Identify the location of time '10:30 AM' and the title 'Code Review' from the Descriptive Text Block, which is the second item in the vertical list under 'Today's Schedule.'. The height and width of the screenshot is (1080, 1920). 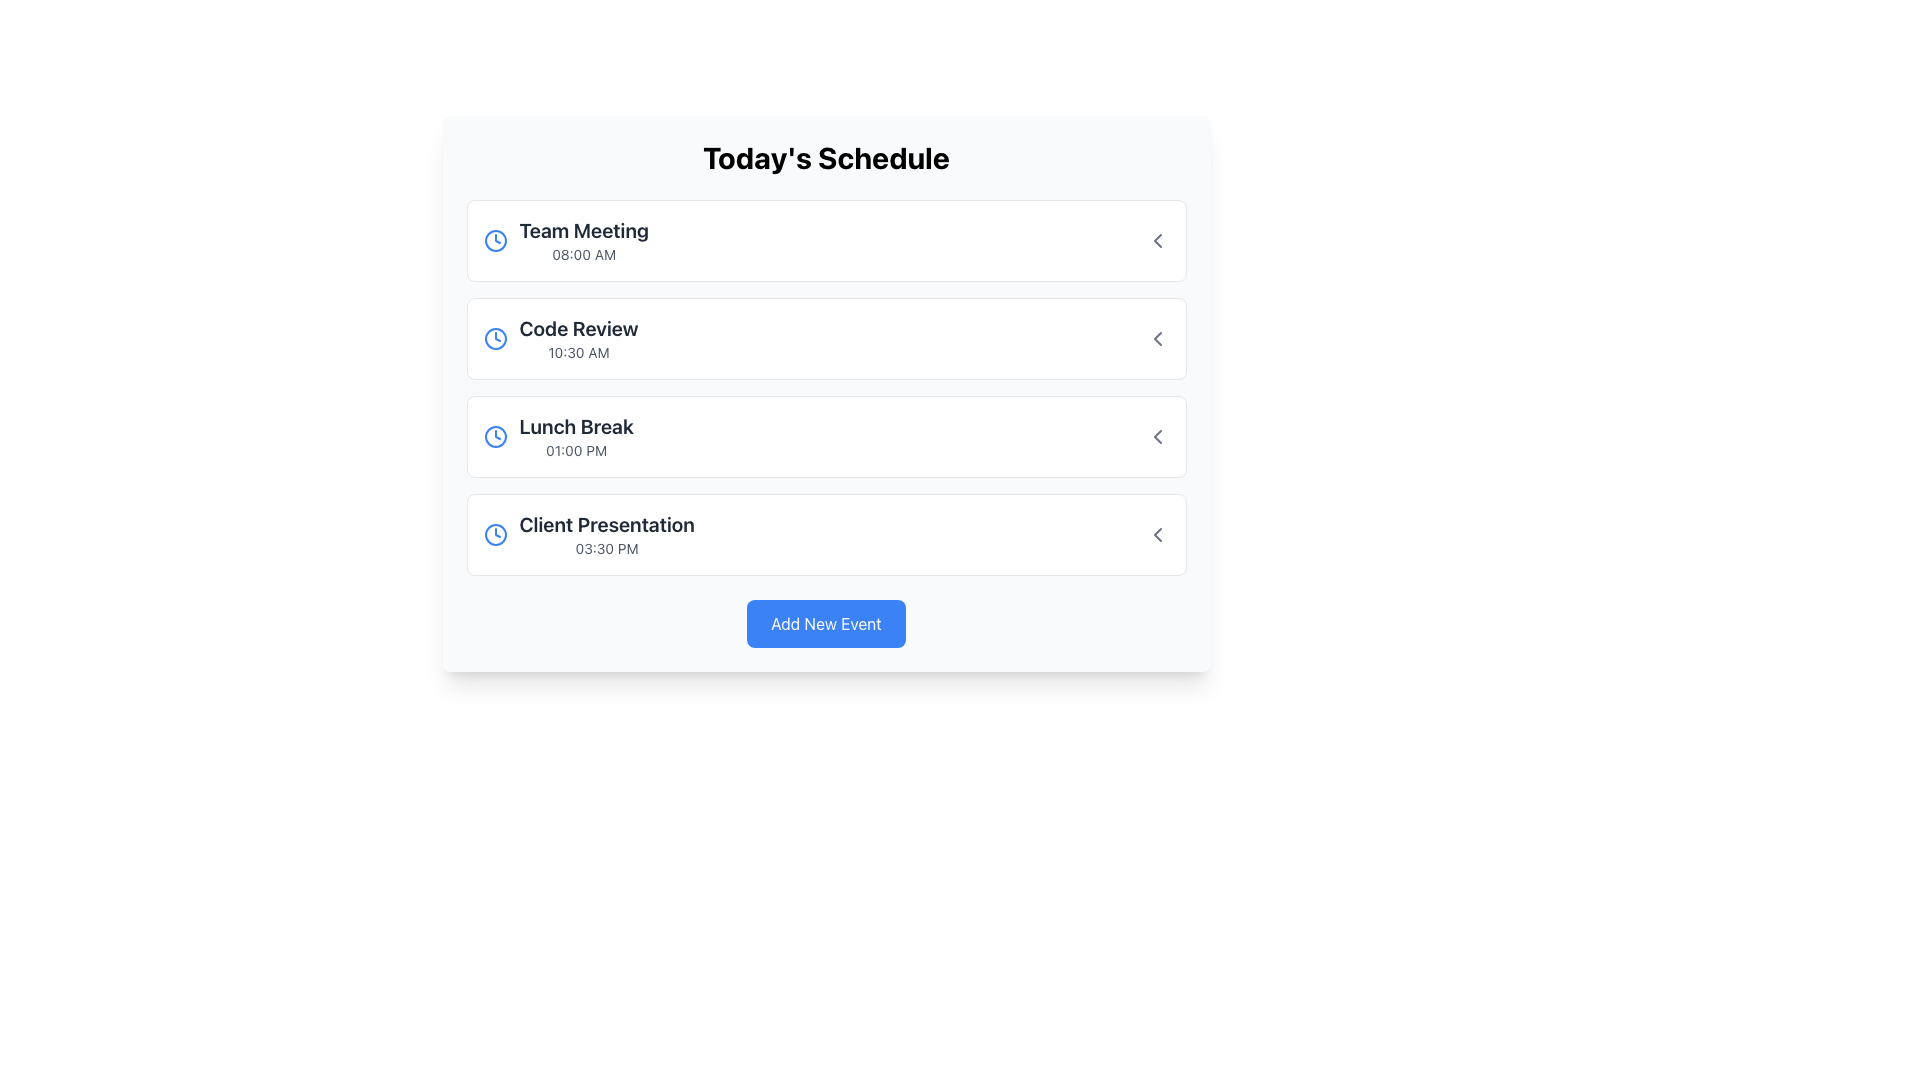
(578, 338).